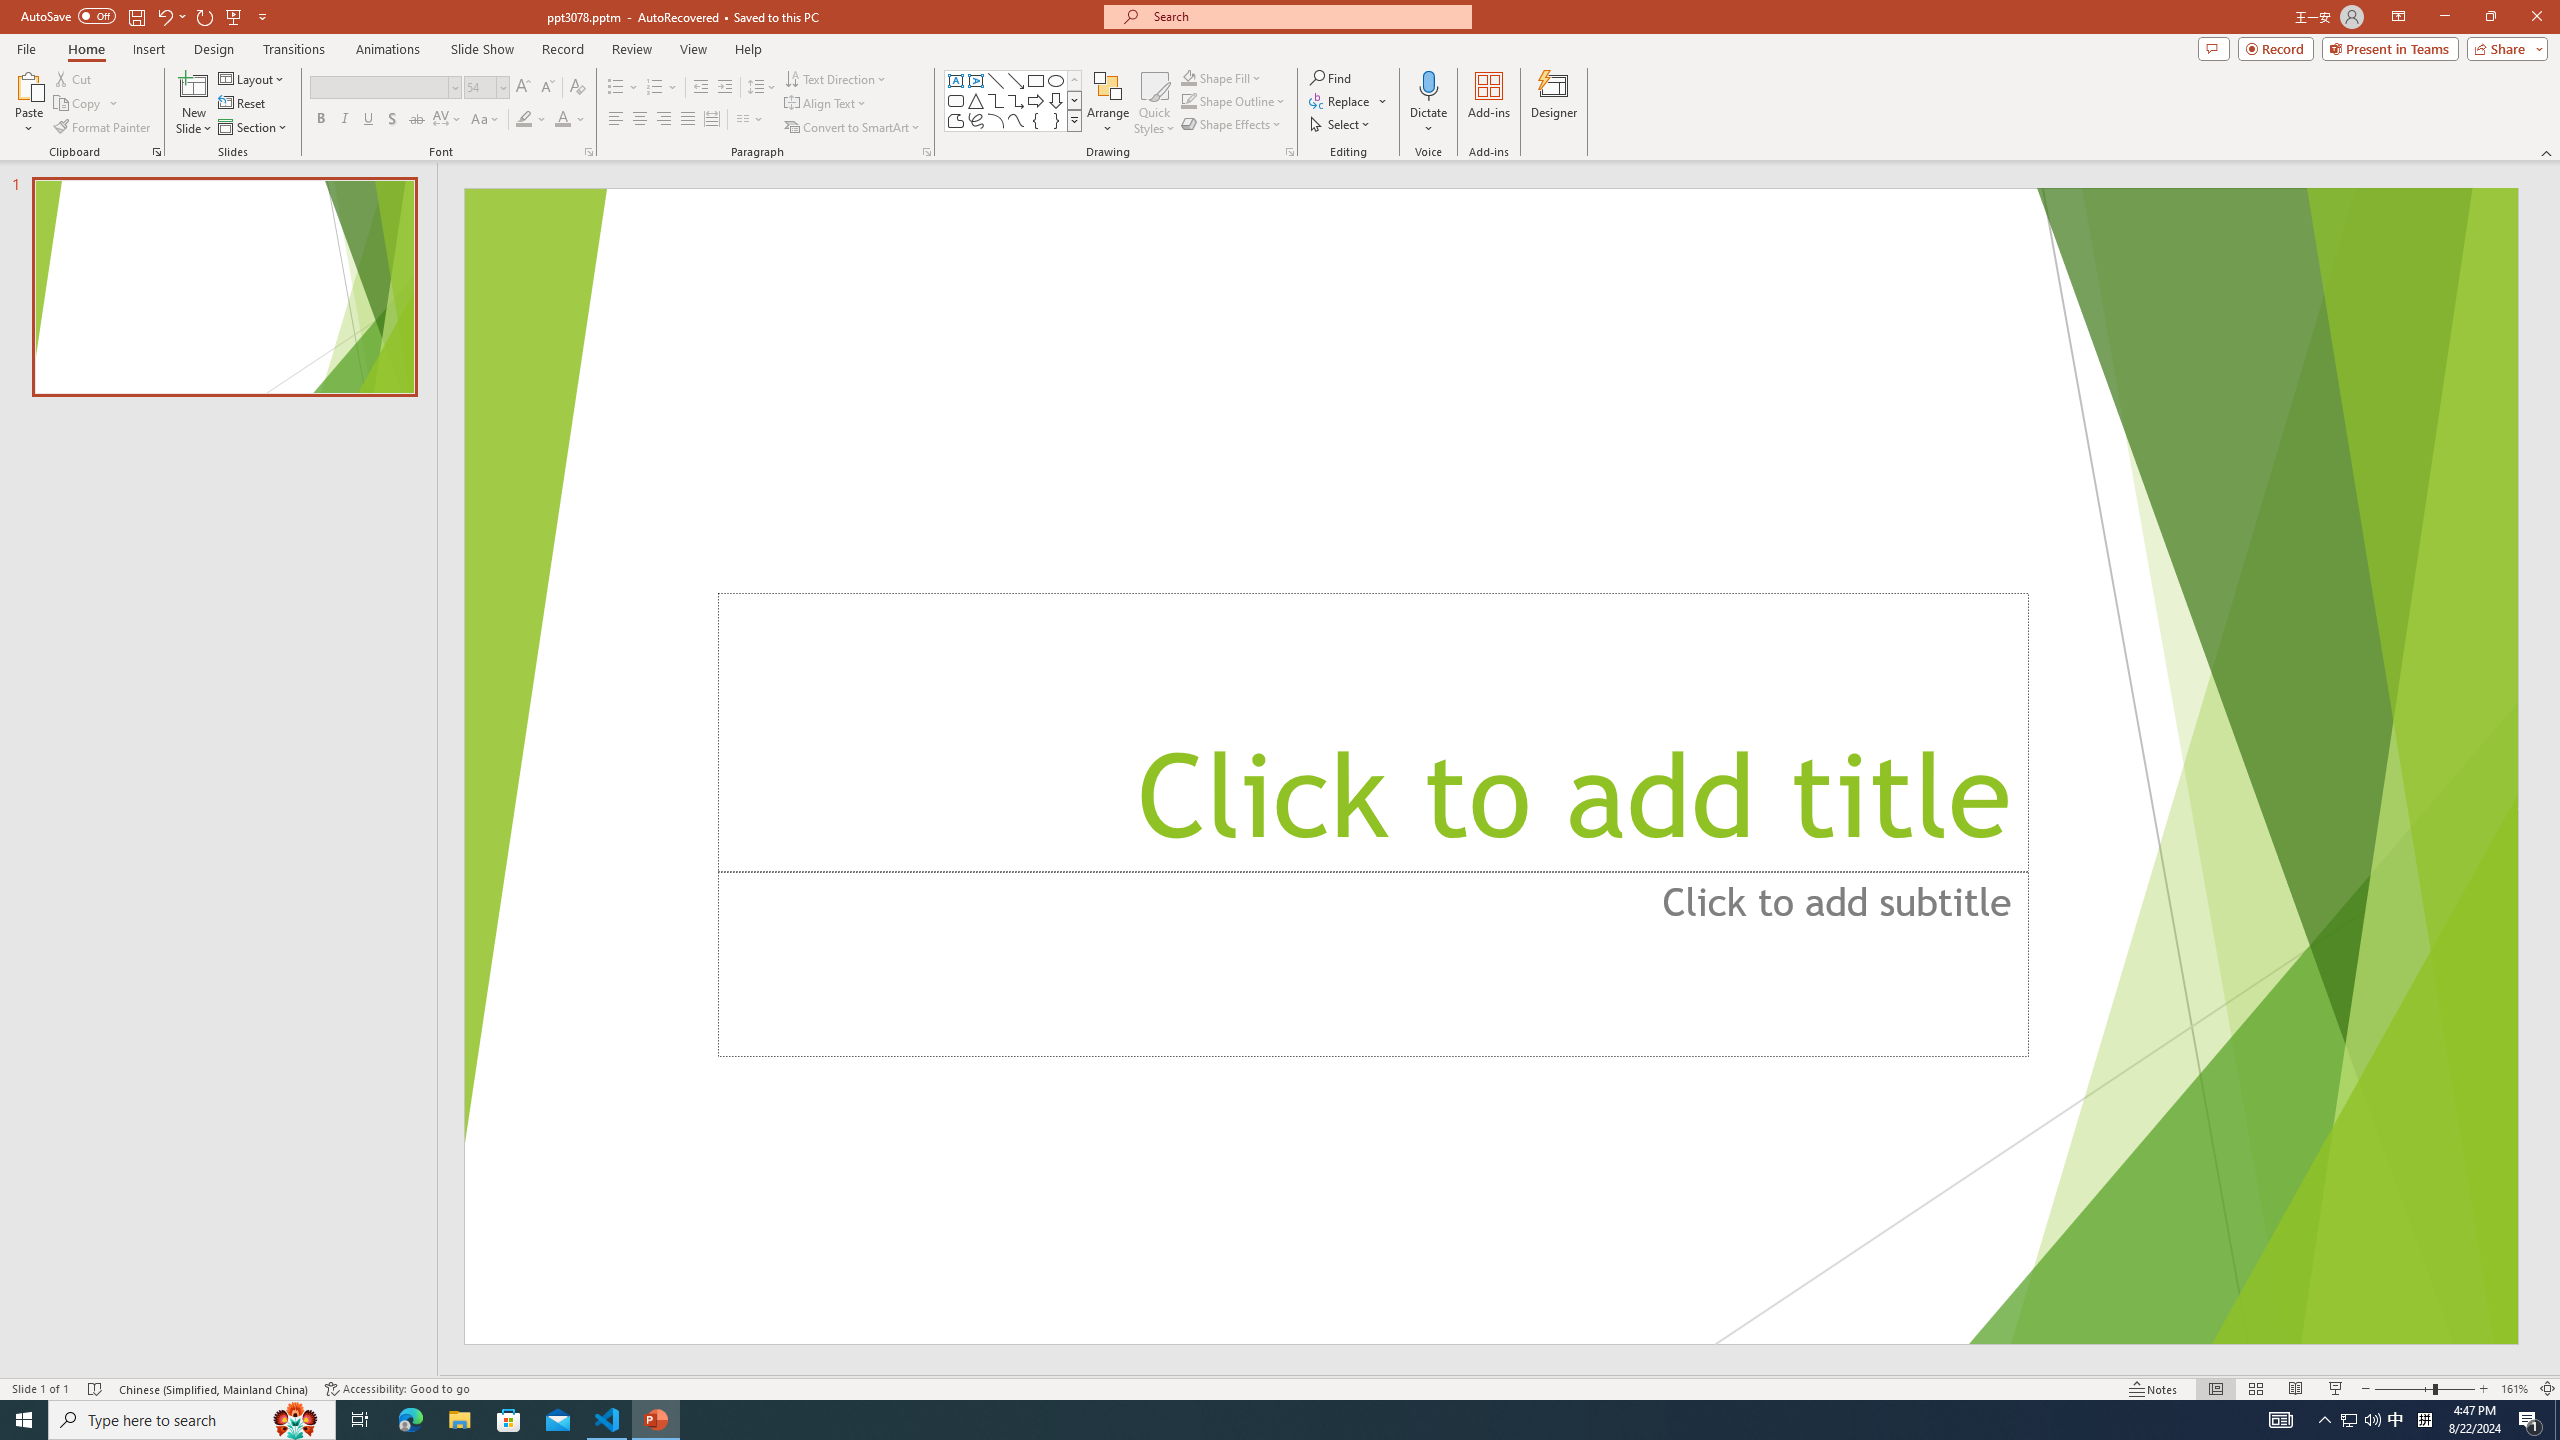 The image size is (2560, 1440). I want to click on 'Dictate', so click(1427, 84).